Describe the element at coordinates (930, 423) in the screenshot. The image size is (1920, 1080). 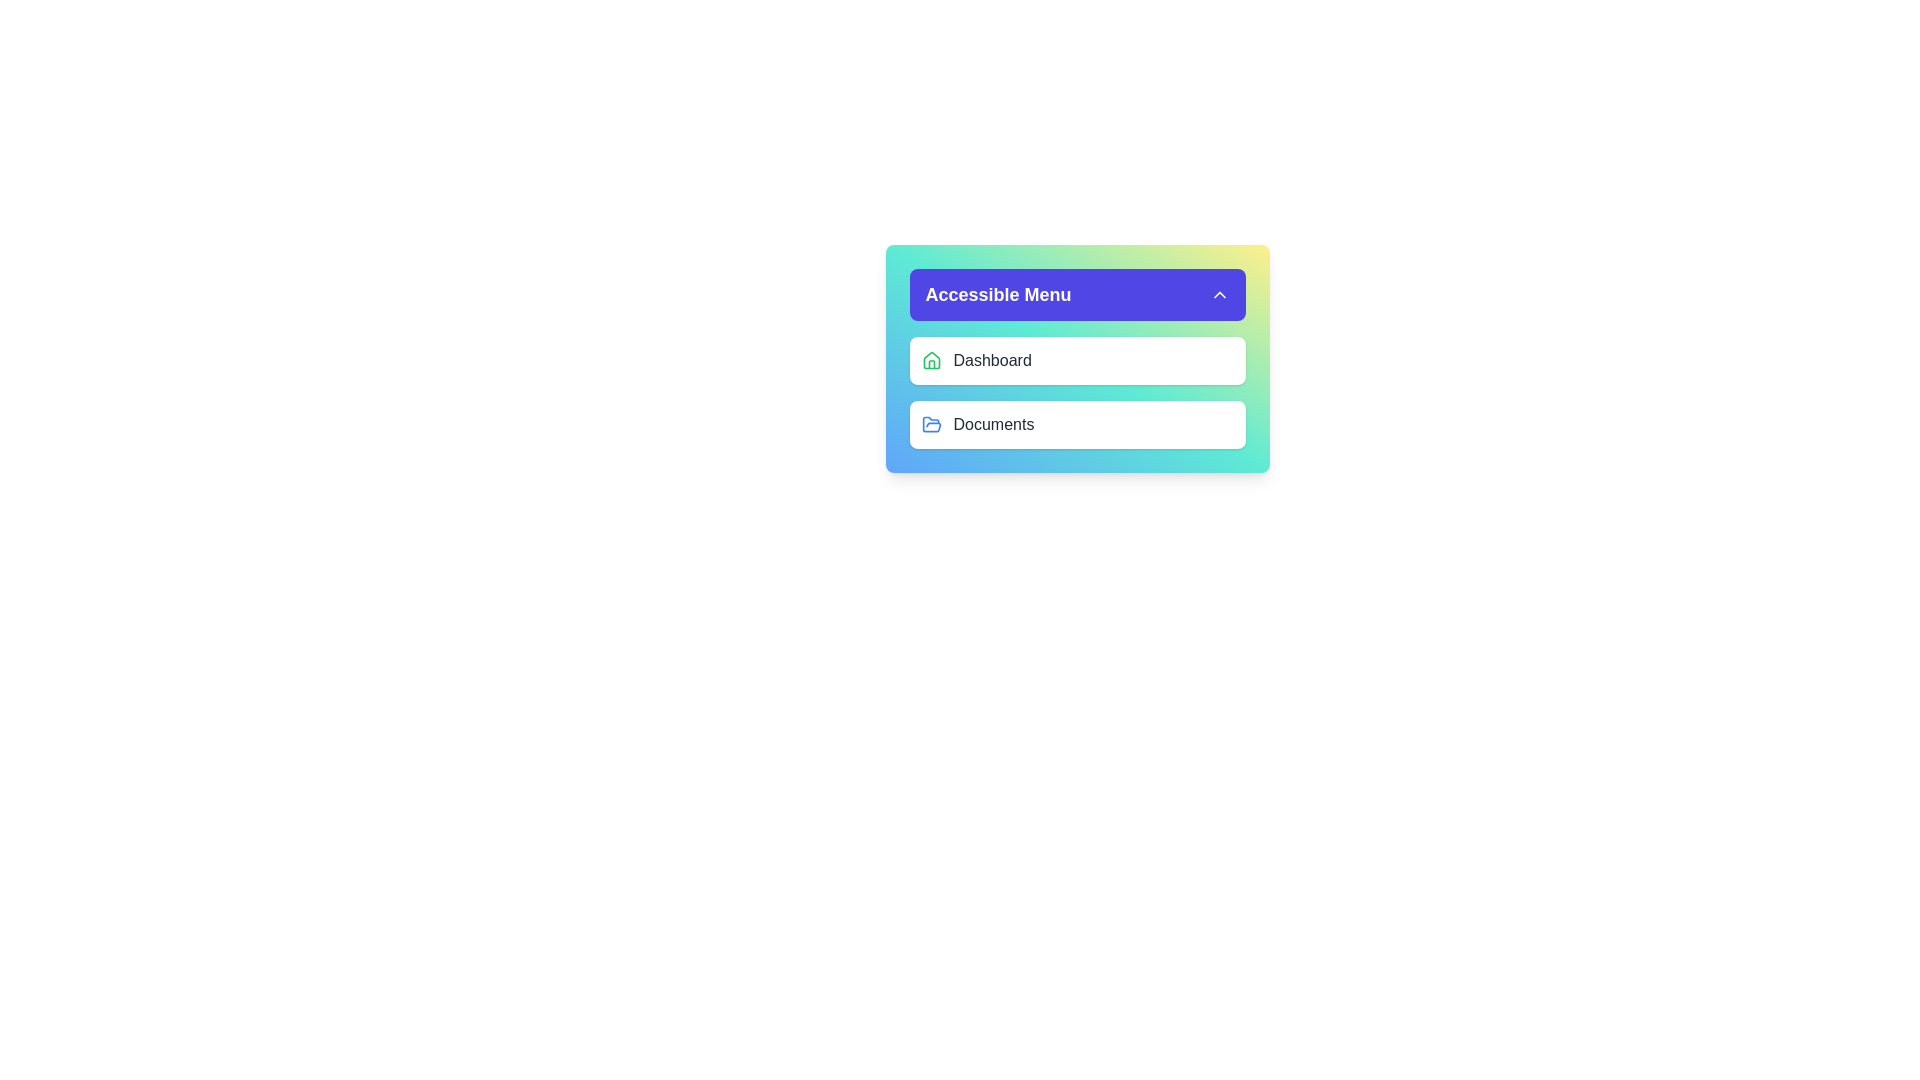
I see `the open folder icon located to the left of the 'Documents' label within a white rounded rectangular component, positioned below the 'Dashboard' entry` at that location.